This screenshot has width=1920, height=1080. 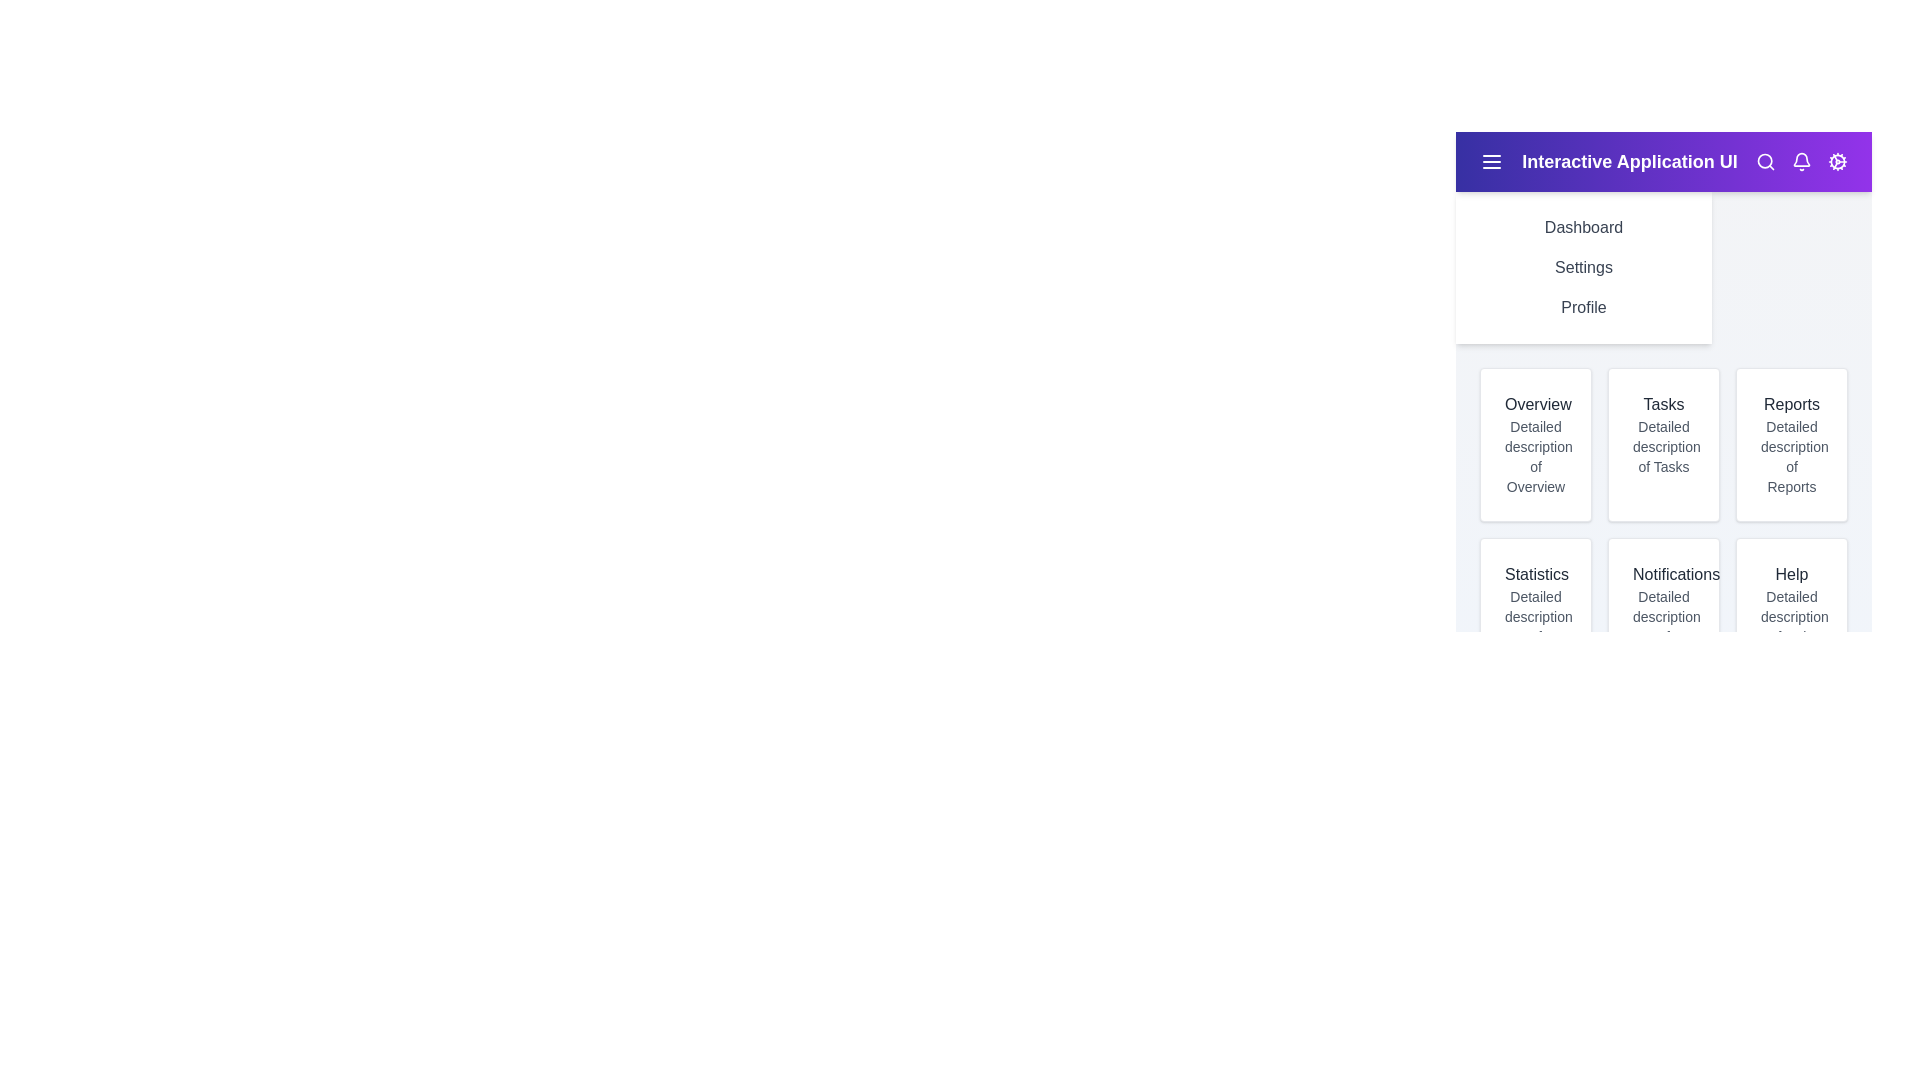 I want to click on the menu icon to toggle the sidebar visibility, so click(x=1492, y=161).